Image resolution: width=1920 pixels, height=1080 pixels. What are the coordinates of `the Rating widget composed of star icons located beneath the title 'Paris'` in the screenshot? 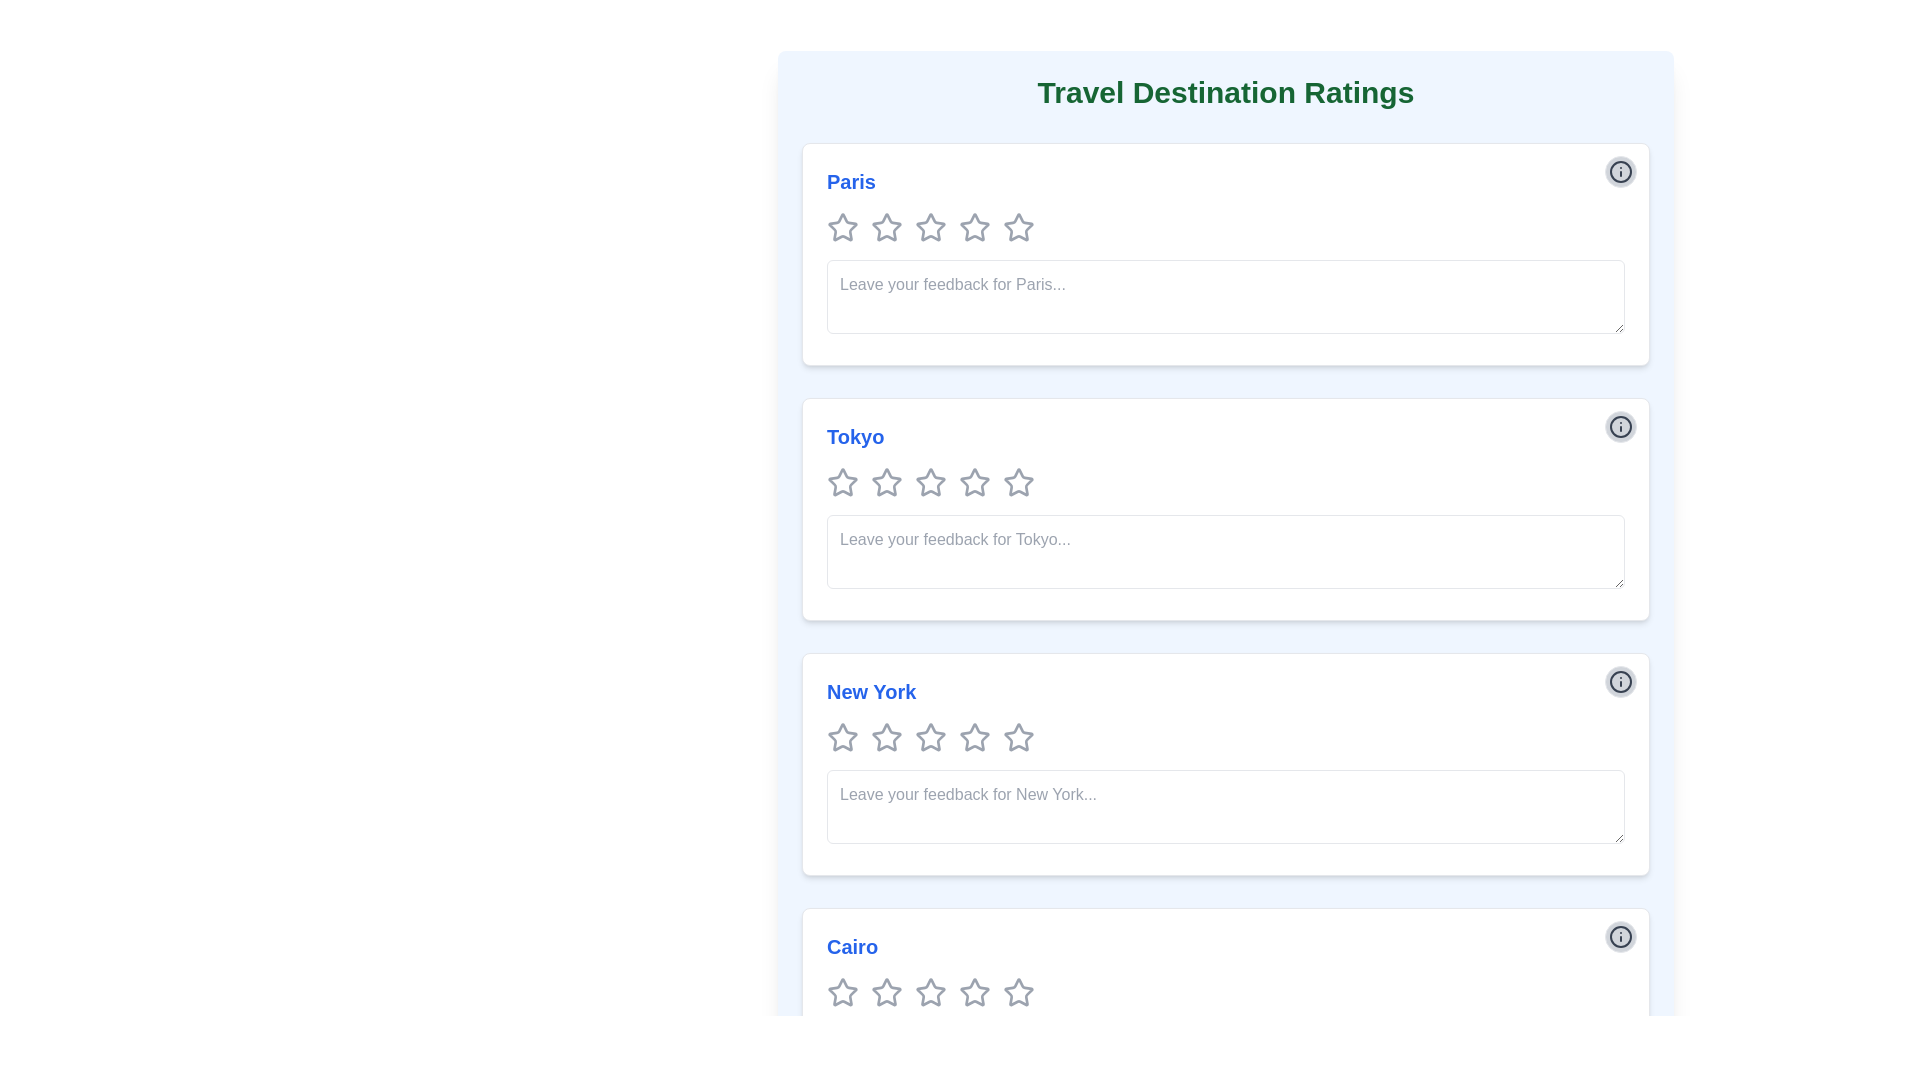 It's located at (1224, 226).